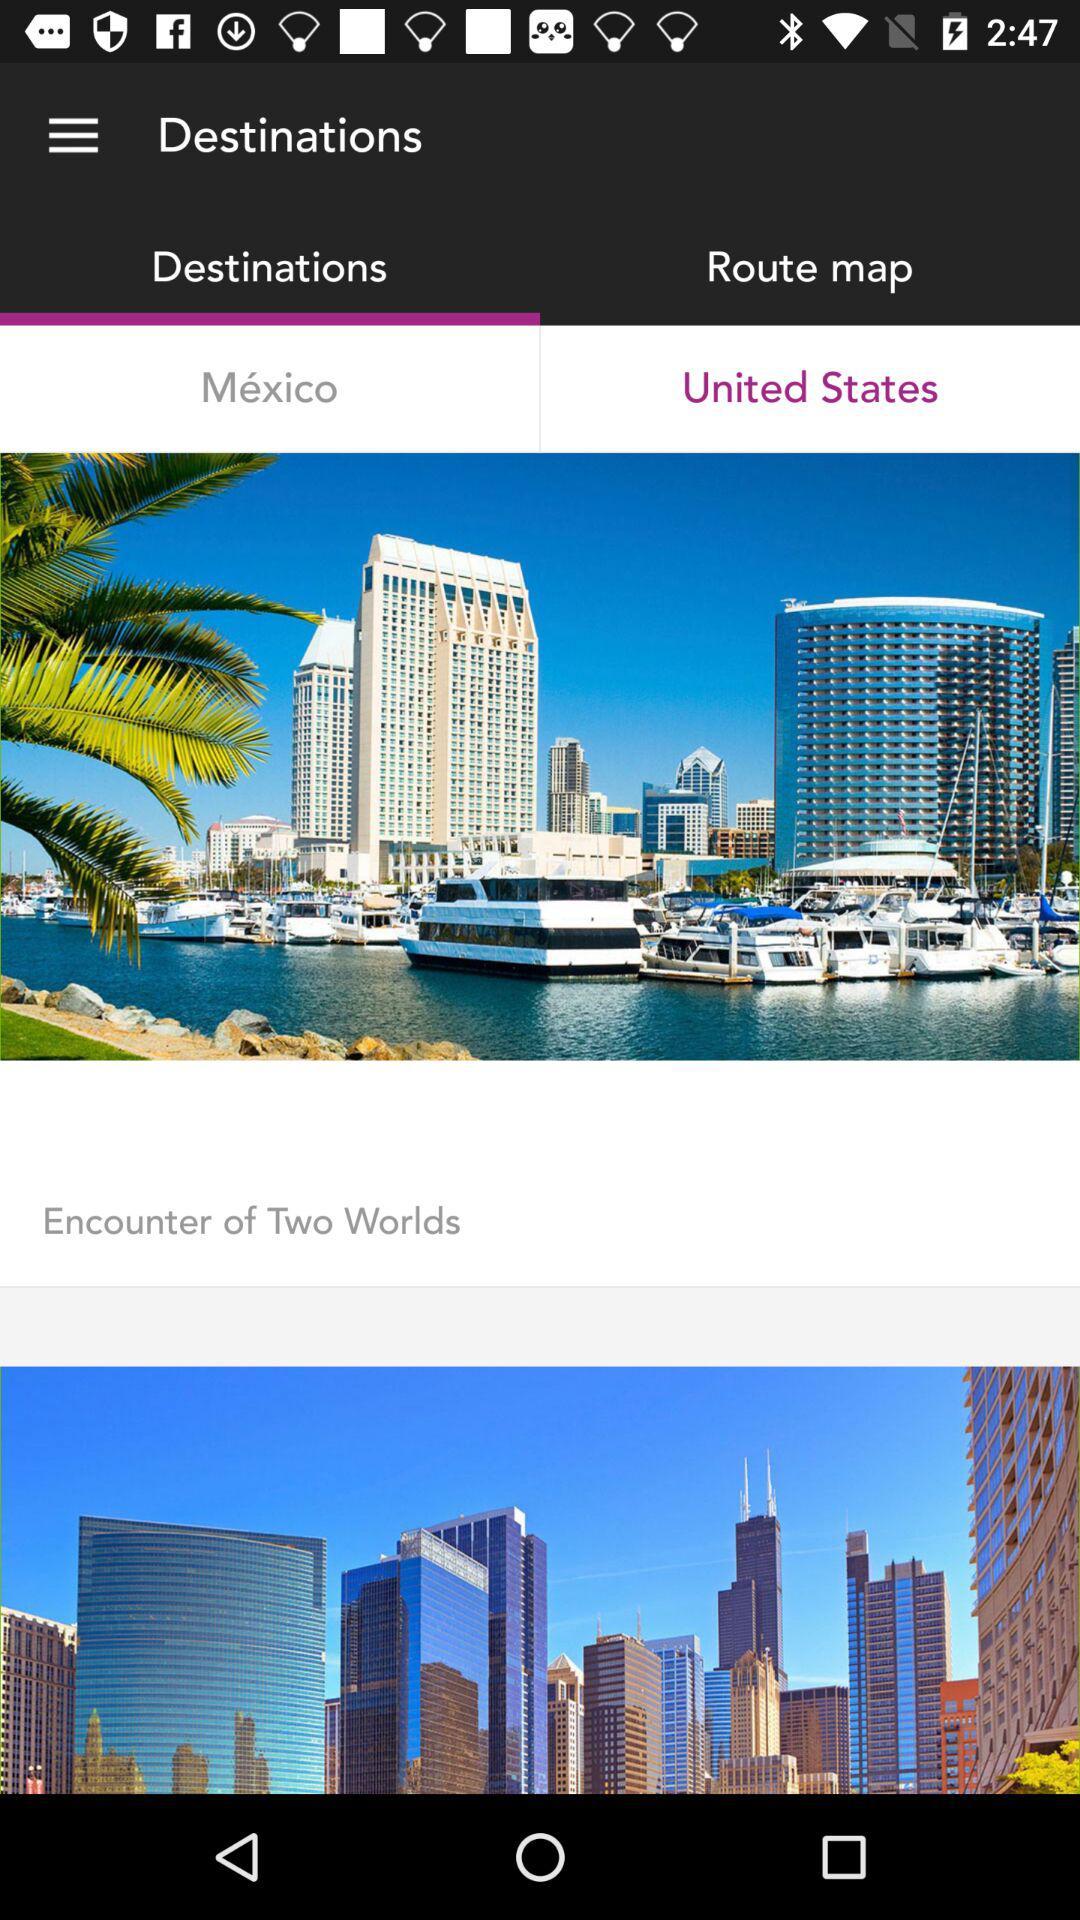 The height and width of the screenshot is (1920, 1080). I want to click on united states icon, so click(810, 388).